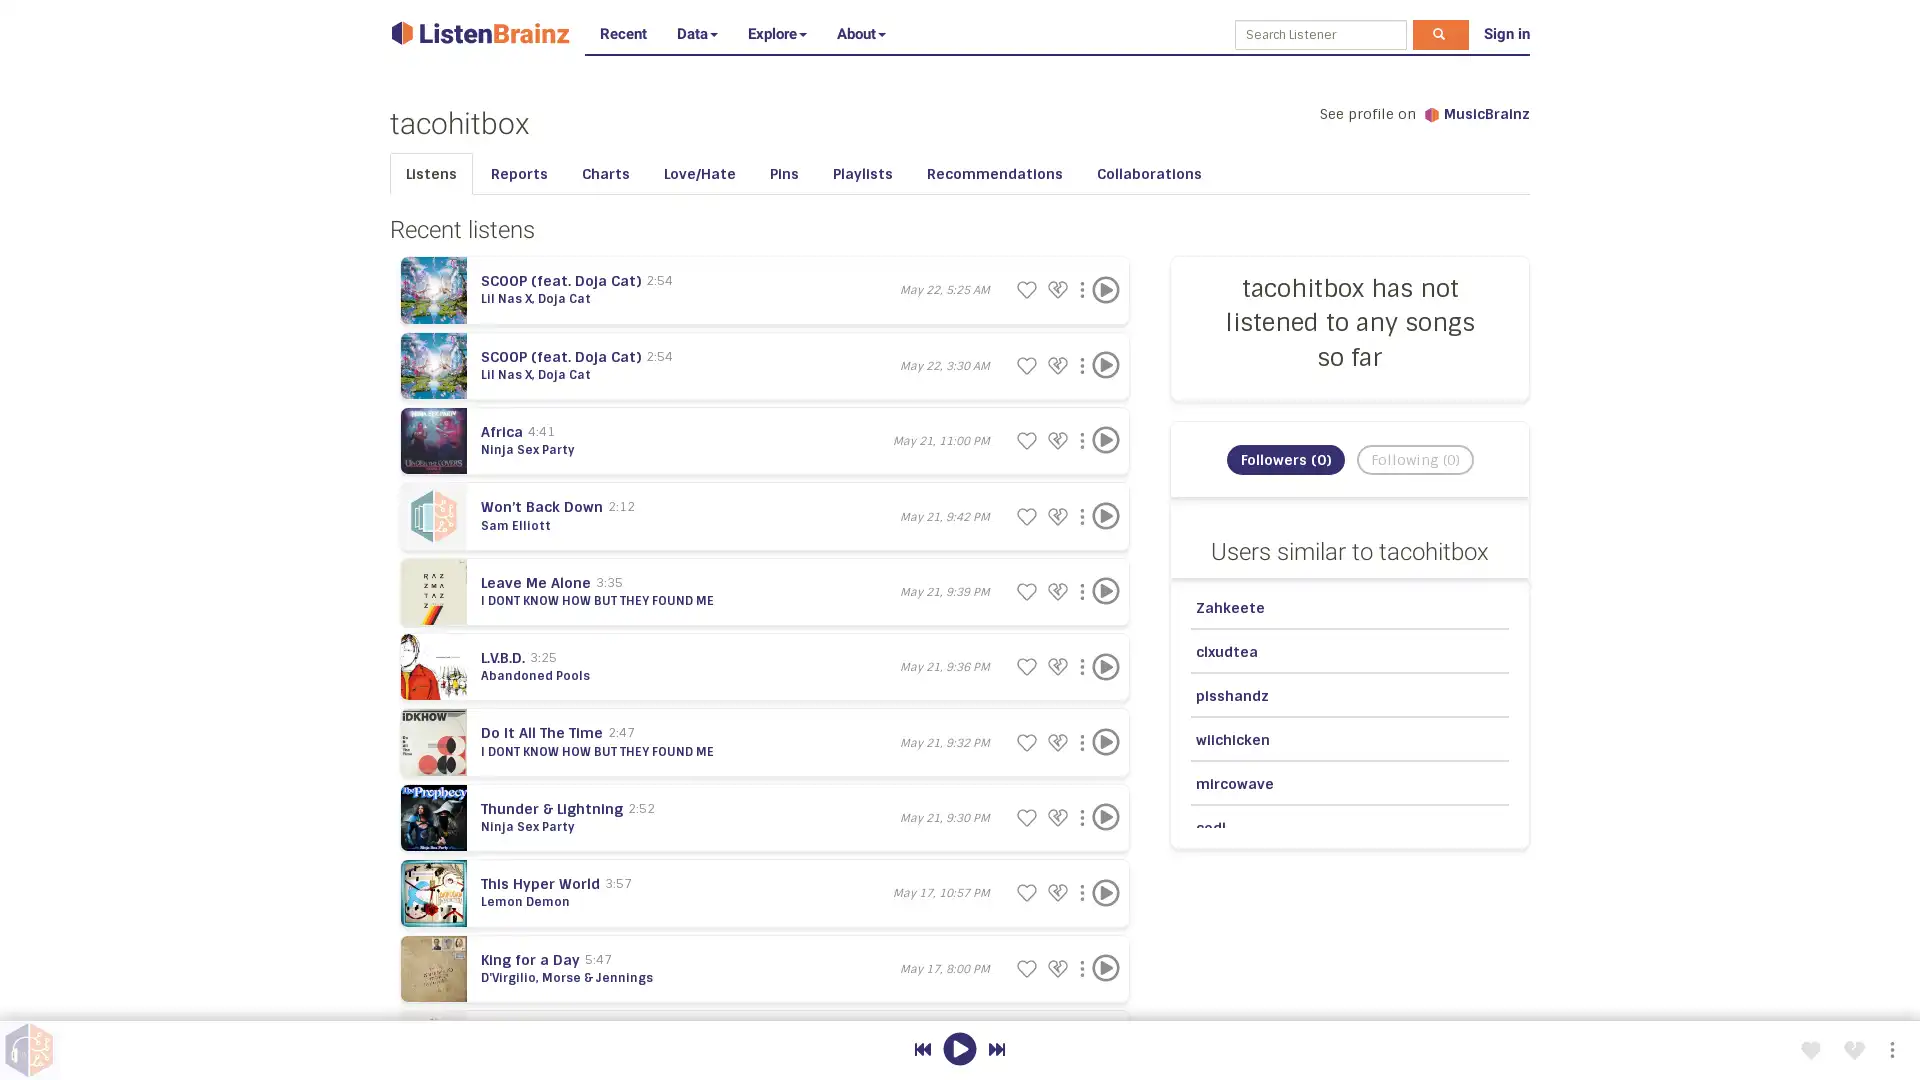 The image size is (1920, 1080). What do you see at coordinates (1413, 508) in the screenshot?
I see `Following (0)` at bounding box center [1413, 508].